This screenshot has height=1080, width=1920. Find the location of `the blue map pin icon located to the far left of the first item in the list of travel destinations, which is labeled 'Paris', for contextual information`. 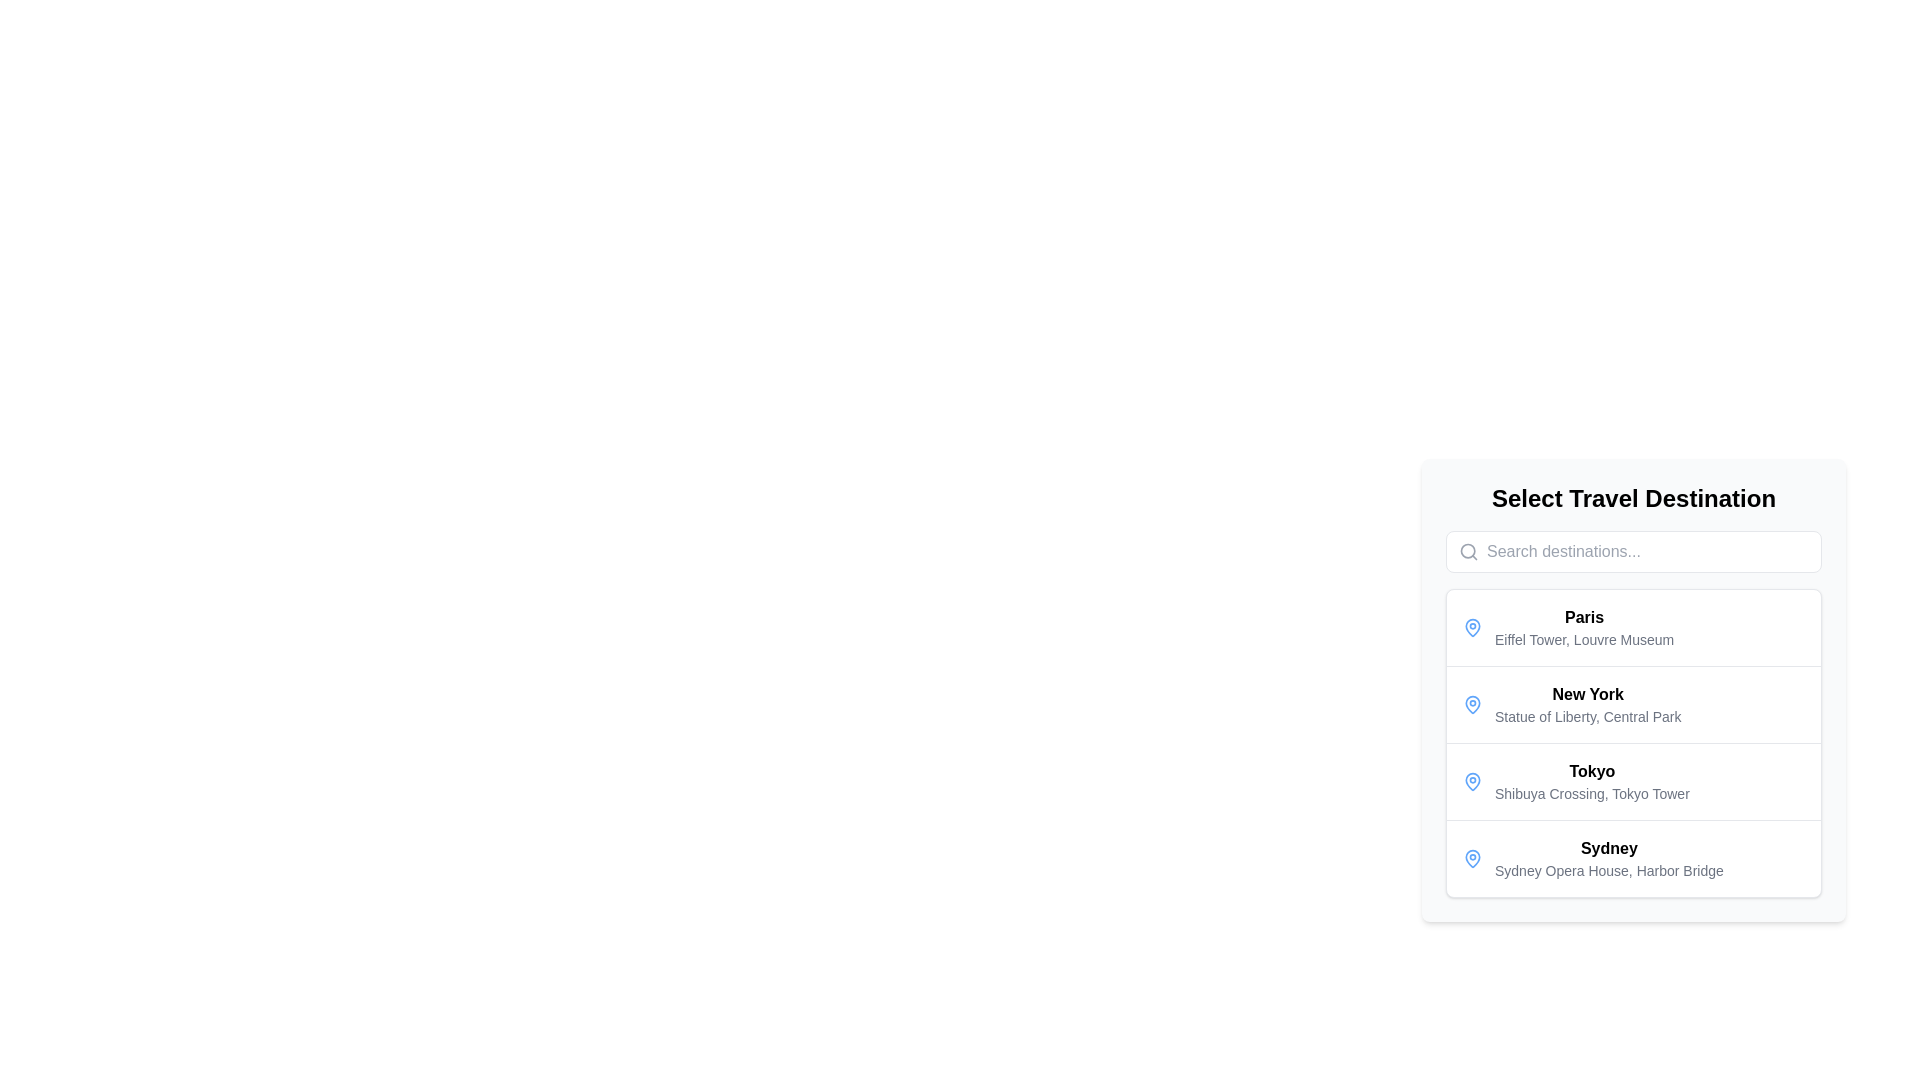

the blue map pin icon located to the far left of the first item in the list of travel destinations, which is labeled 'Paris', for contextual information is located at coordinates (1473, 627).